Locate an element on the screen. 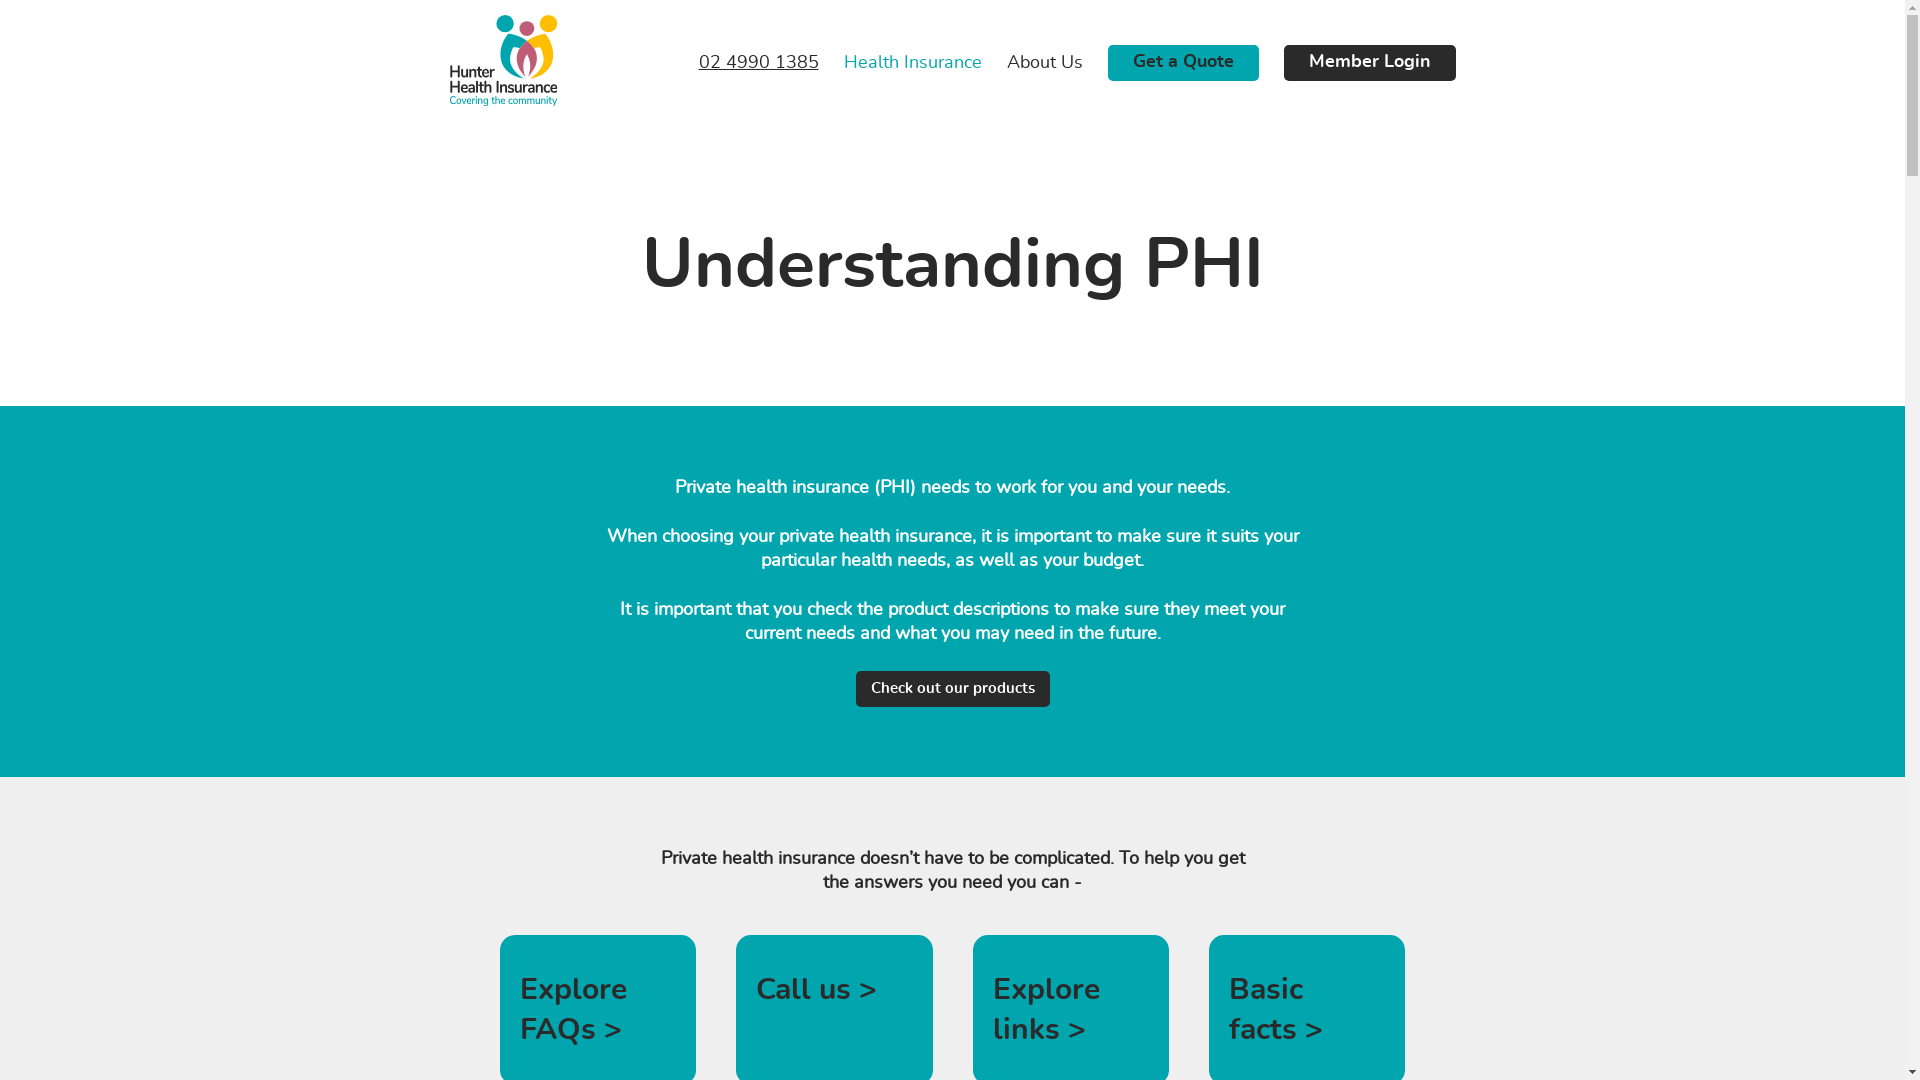  'Health Insurance' is located at coordinates (898, 61).